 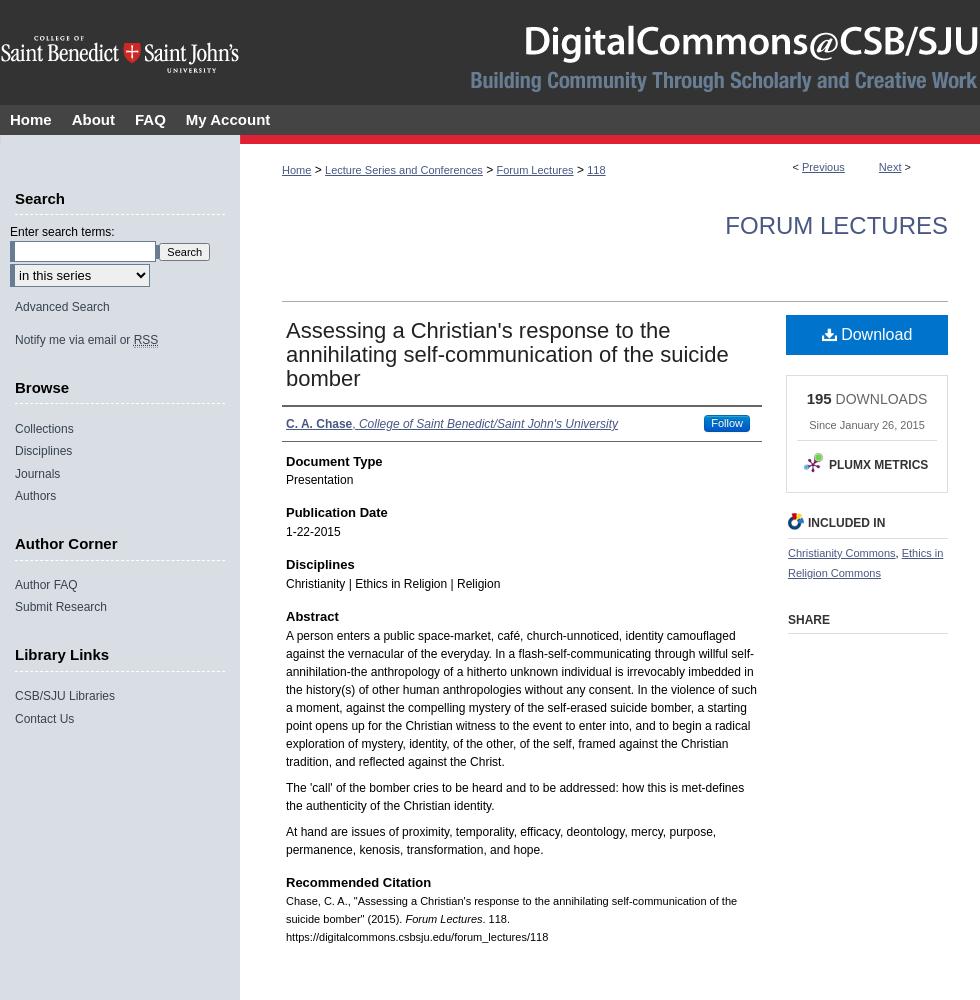 I want to click on 'Library Links', so click(x=61, y=654).